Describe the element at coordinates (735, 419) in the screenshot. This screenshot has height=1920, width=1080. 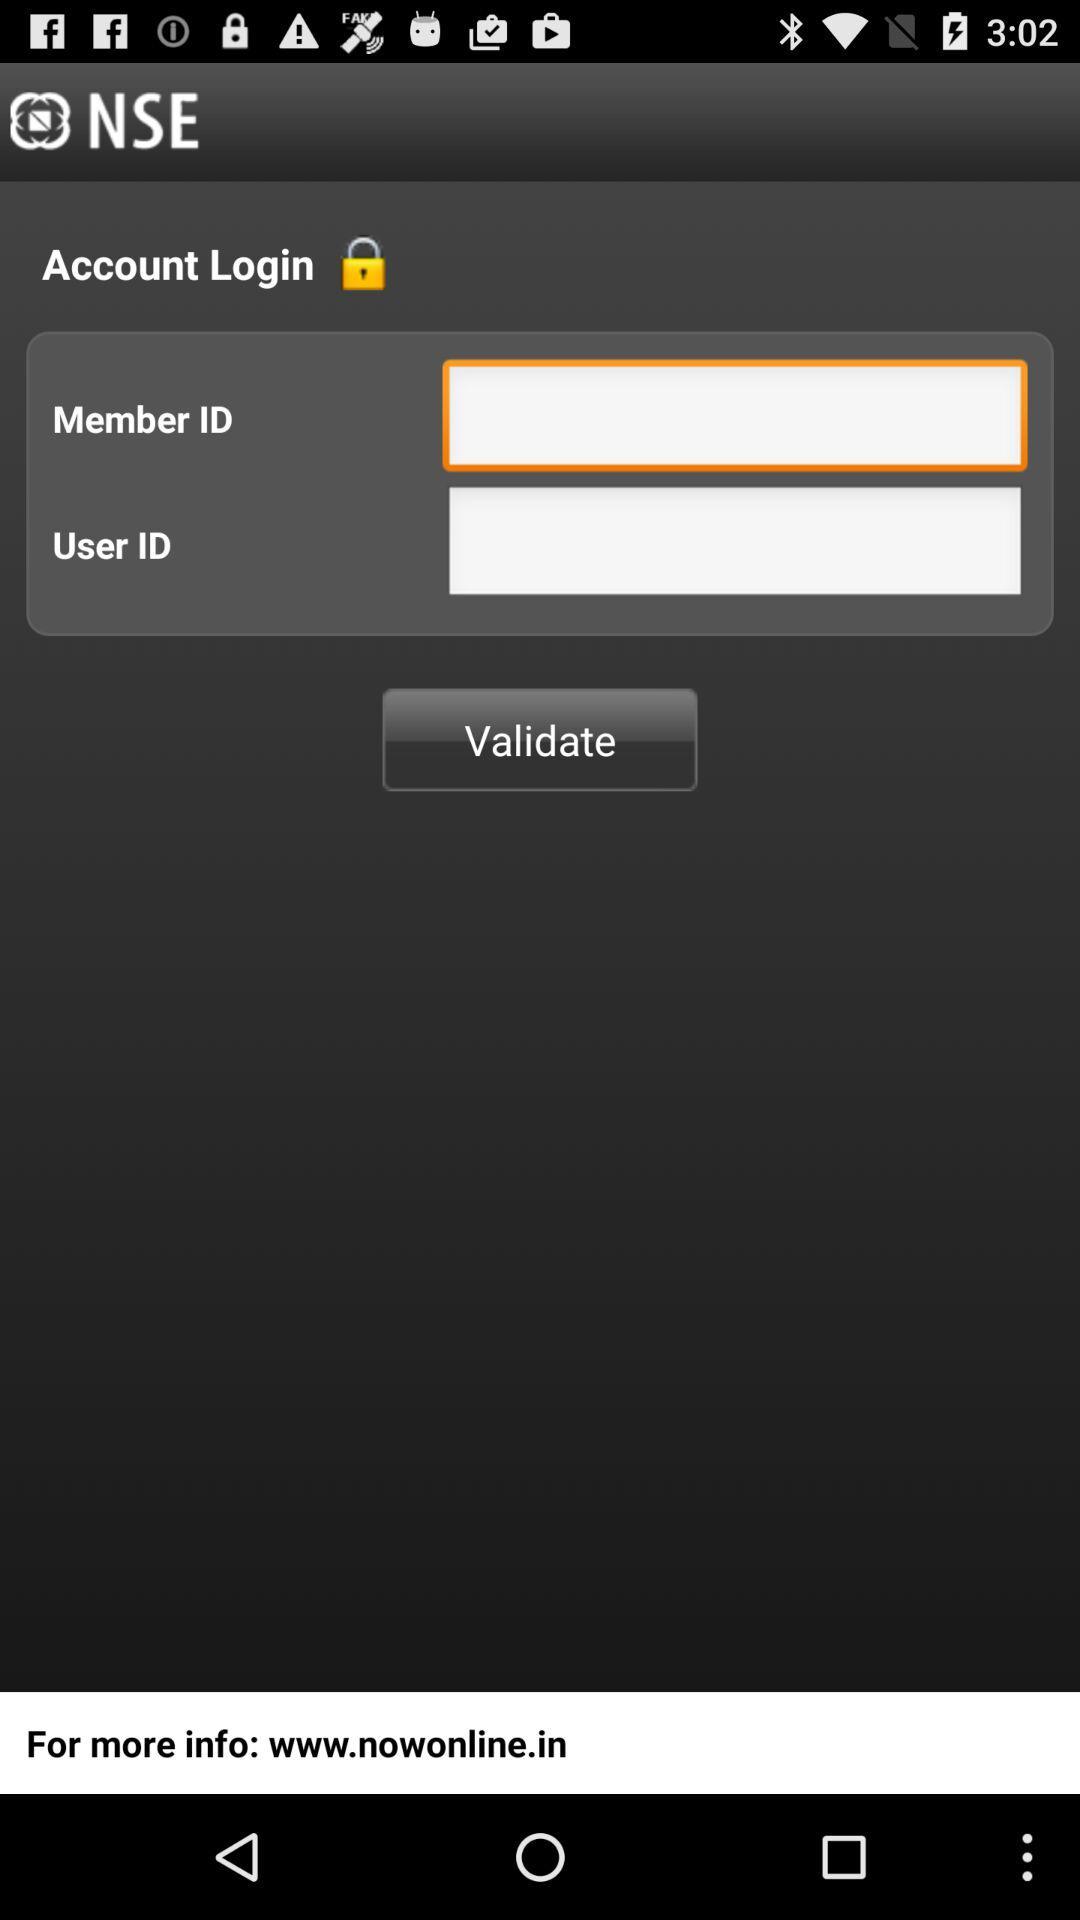
I see `member id in input box` at that location.